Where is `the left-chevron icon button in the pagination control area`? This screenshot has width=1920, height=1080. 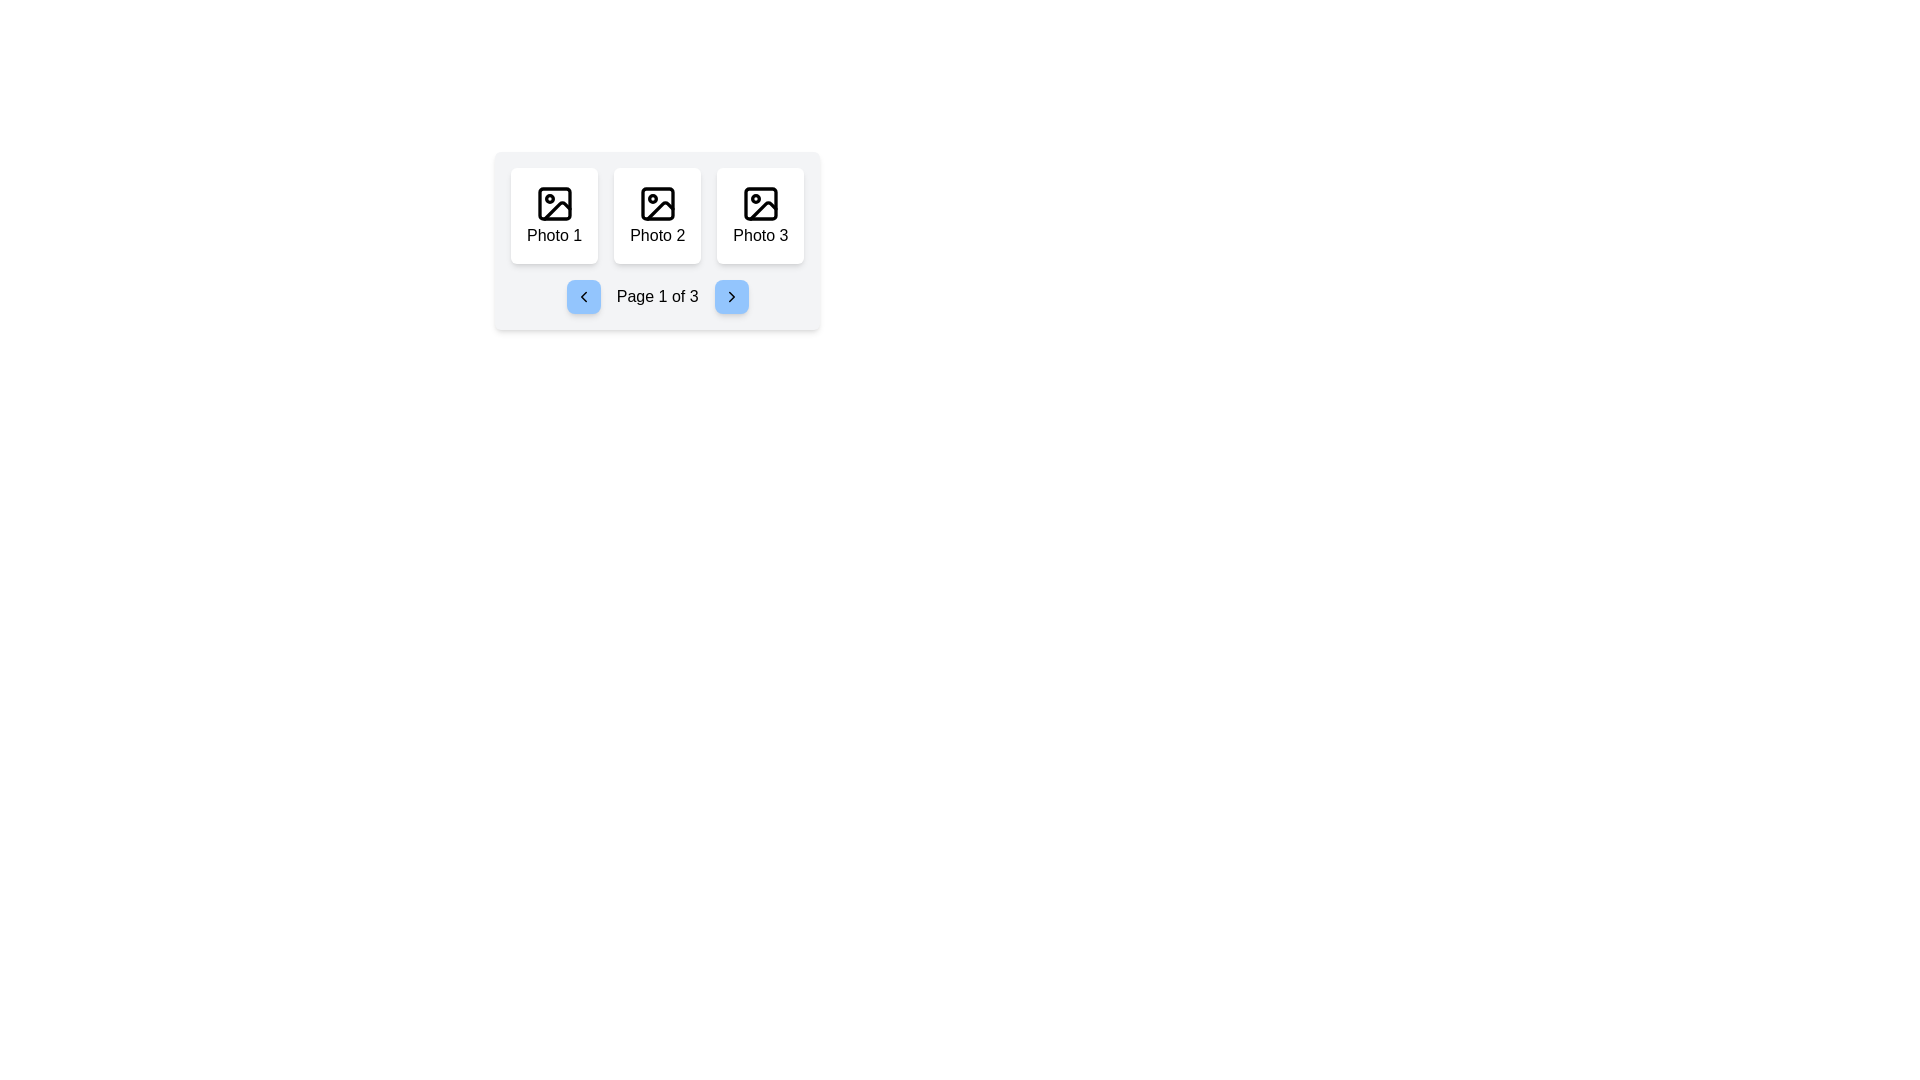 the left-chevron icon button in the pagination control area is located at coordinates (582, 297).